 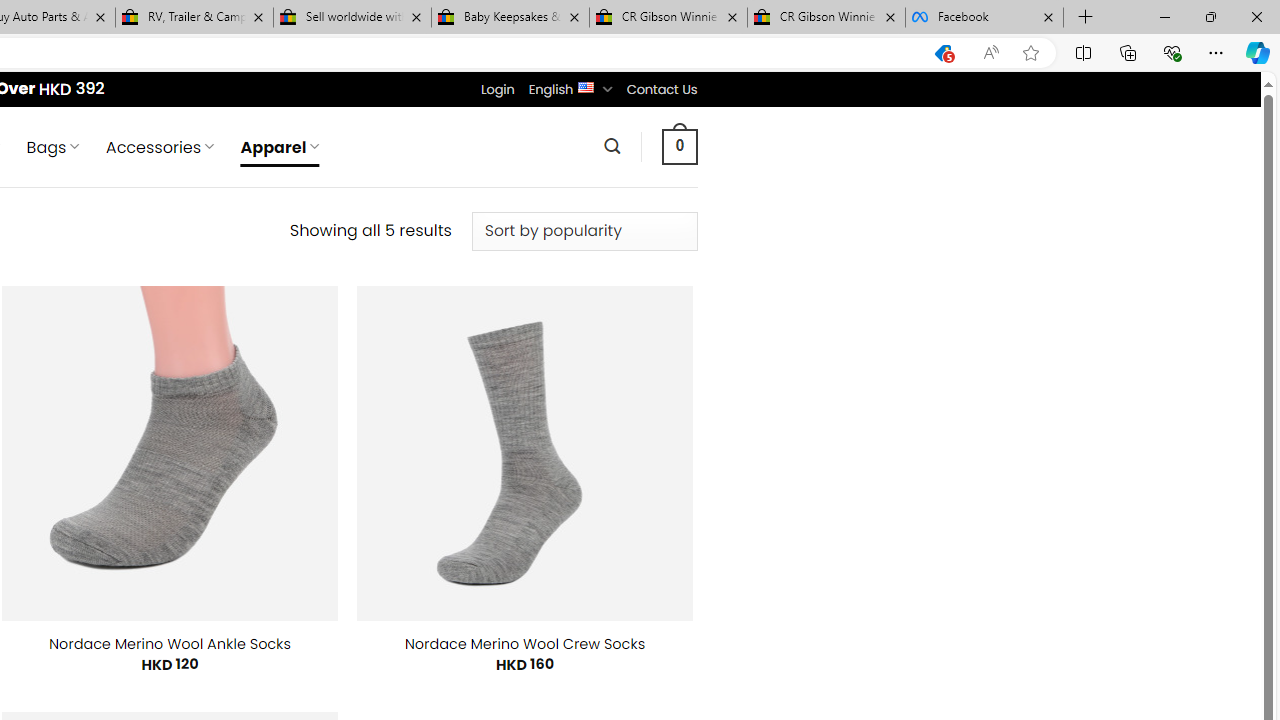 What do you see at coordinates (585, 85) in the screenshot?
I see `'English'` at bounding box center [585, 85].